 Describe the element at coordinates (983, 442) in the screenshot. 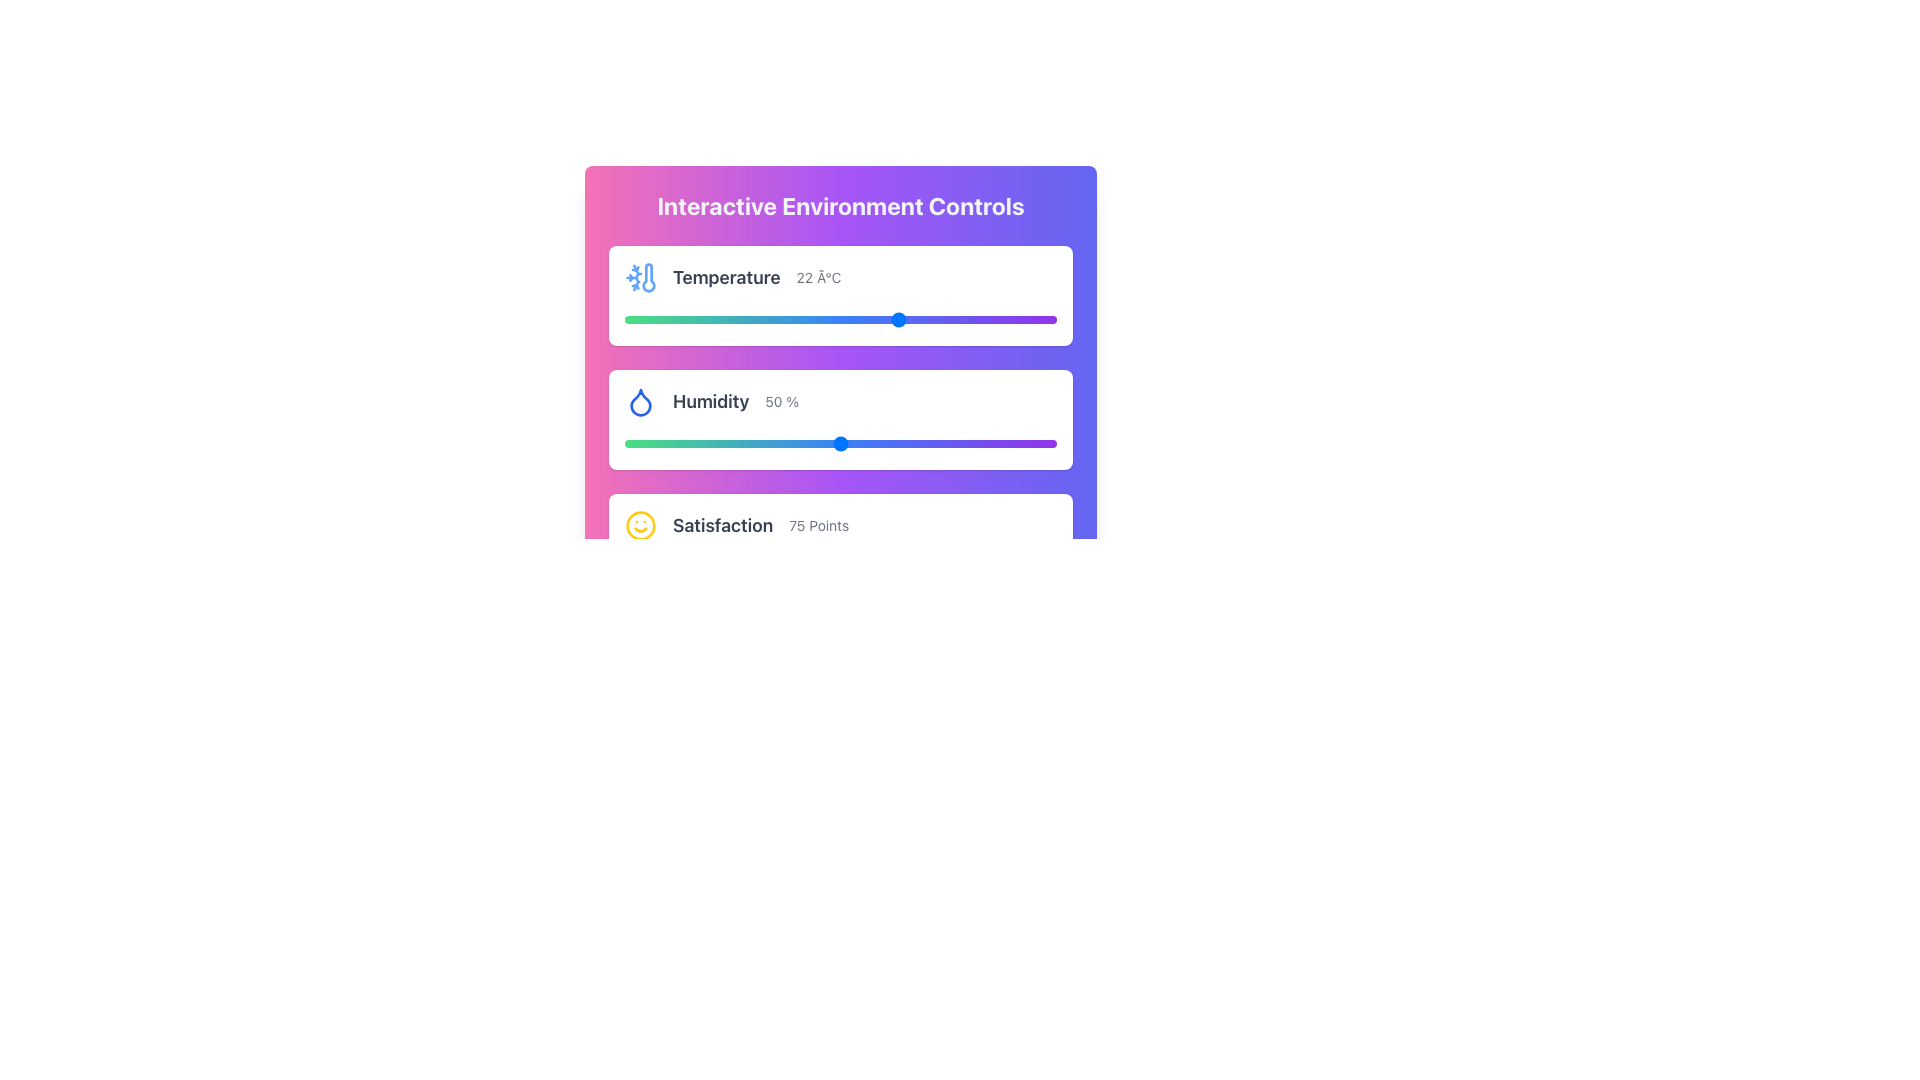

I see `humidity` at that location.